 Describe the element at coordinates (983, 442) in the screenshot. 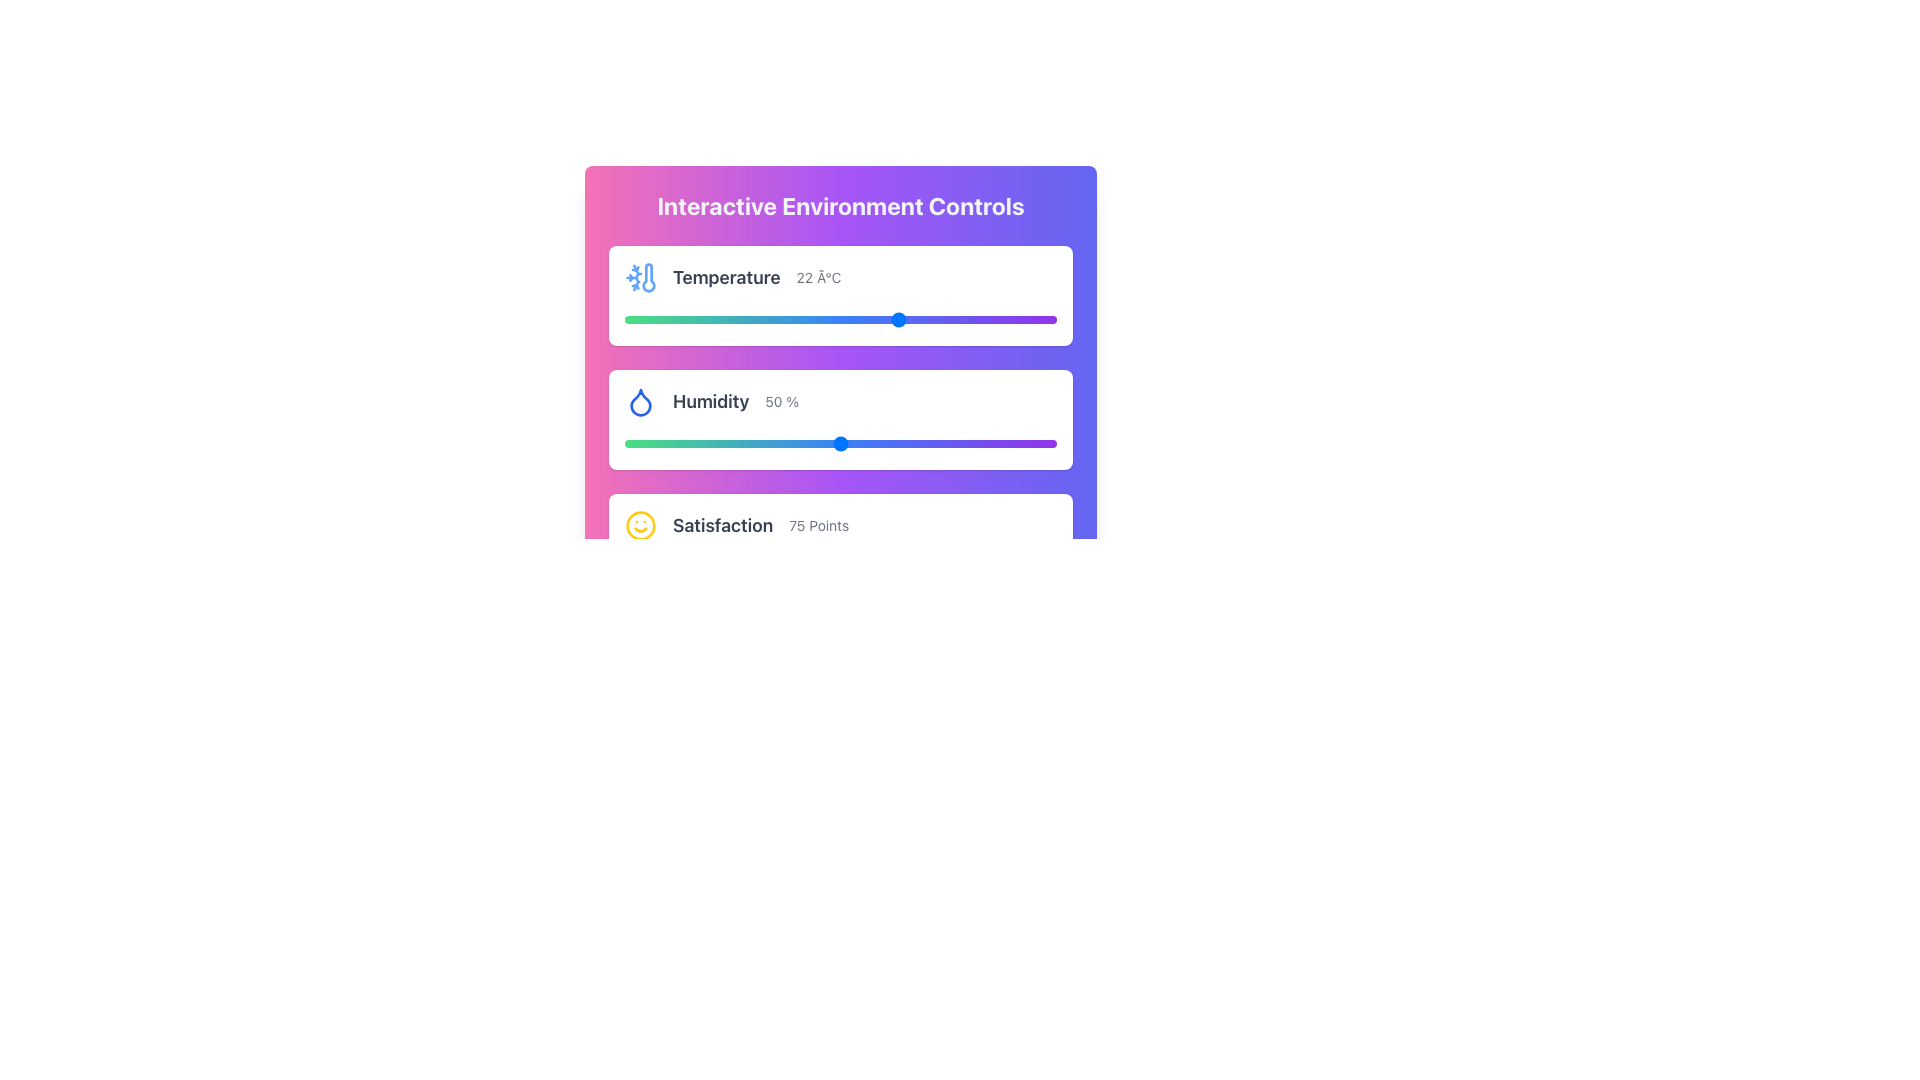

I see `humidity` at that location.